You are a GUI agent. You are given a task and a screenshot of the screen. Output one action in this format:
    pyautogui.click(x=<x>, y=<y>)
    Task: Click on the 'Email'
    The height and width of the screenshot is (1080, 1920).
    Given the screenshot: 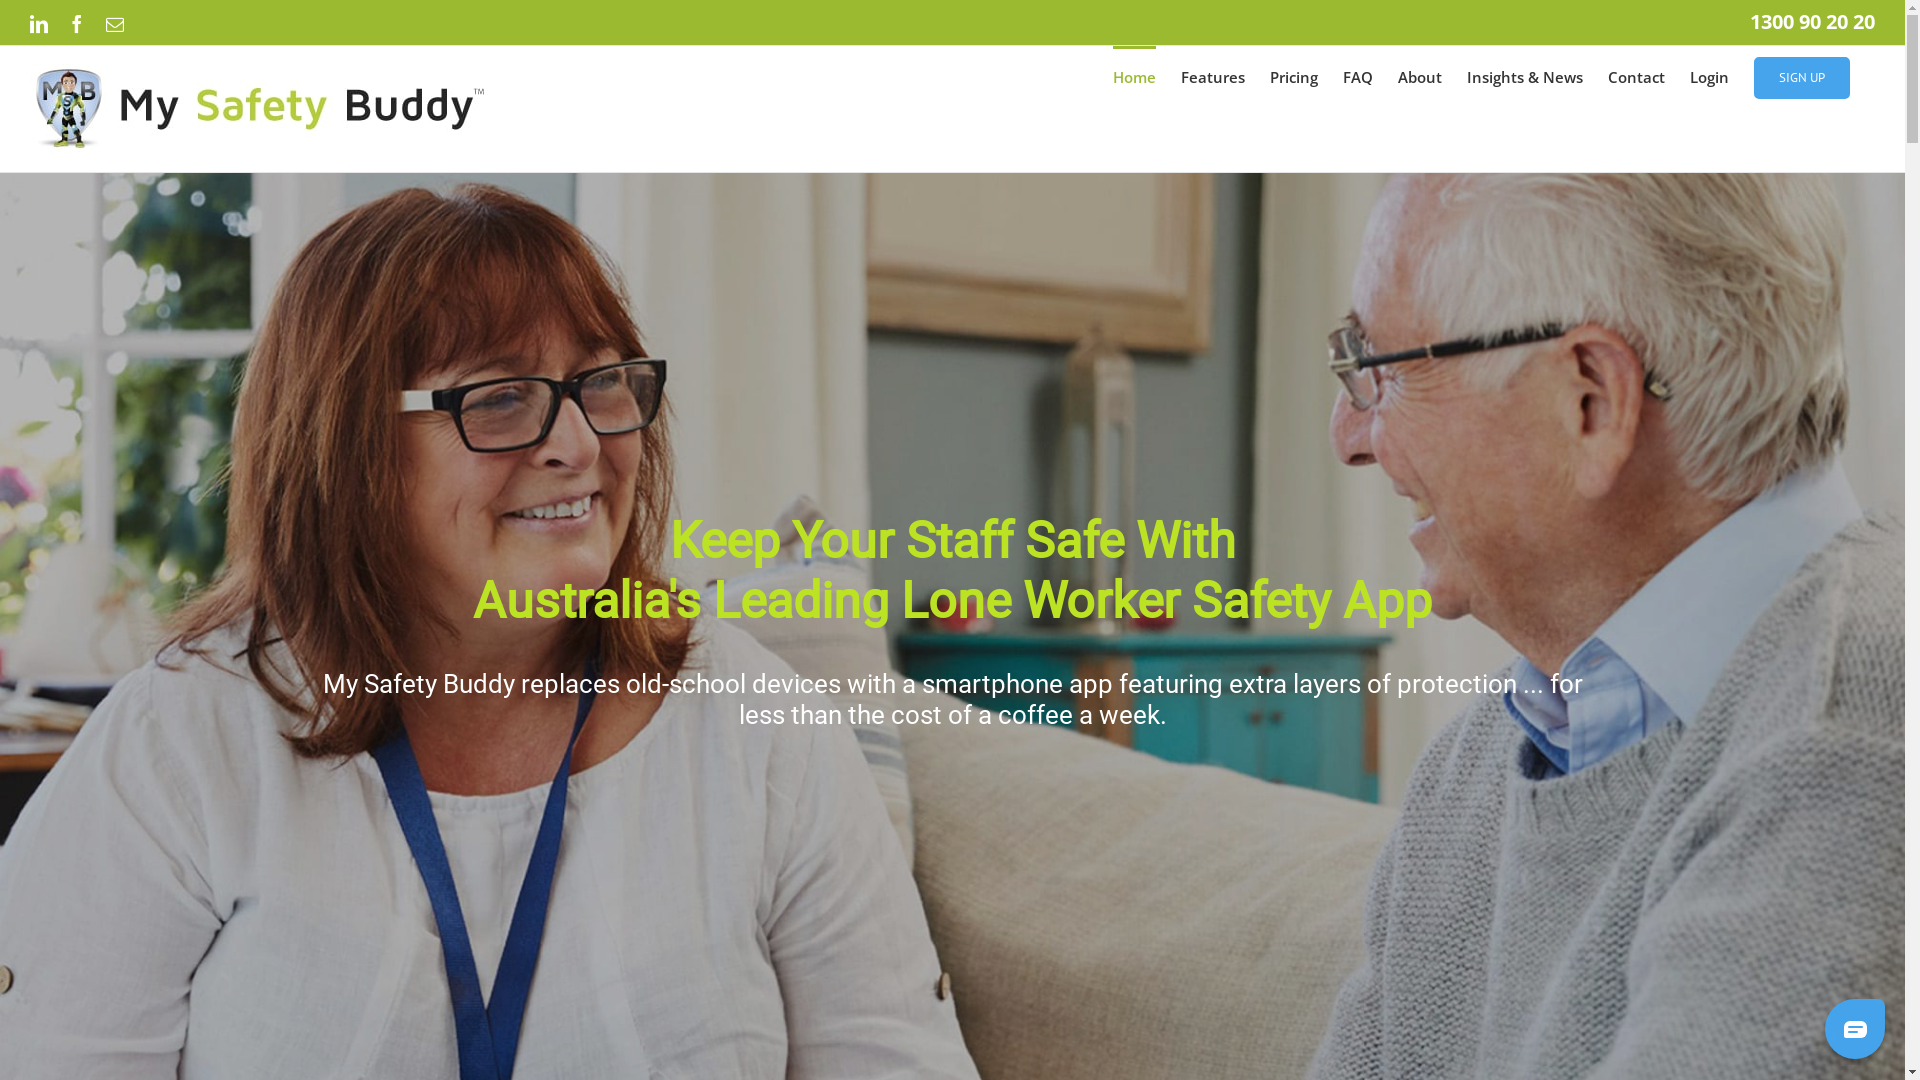 What is the action you would take?
    pyautogui.click(x=114, y=23)
    